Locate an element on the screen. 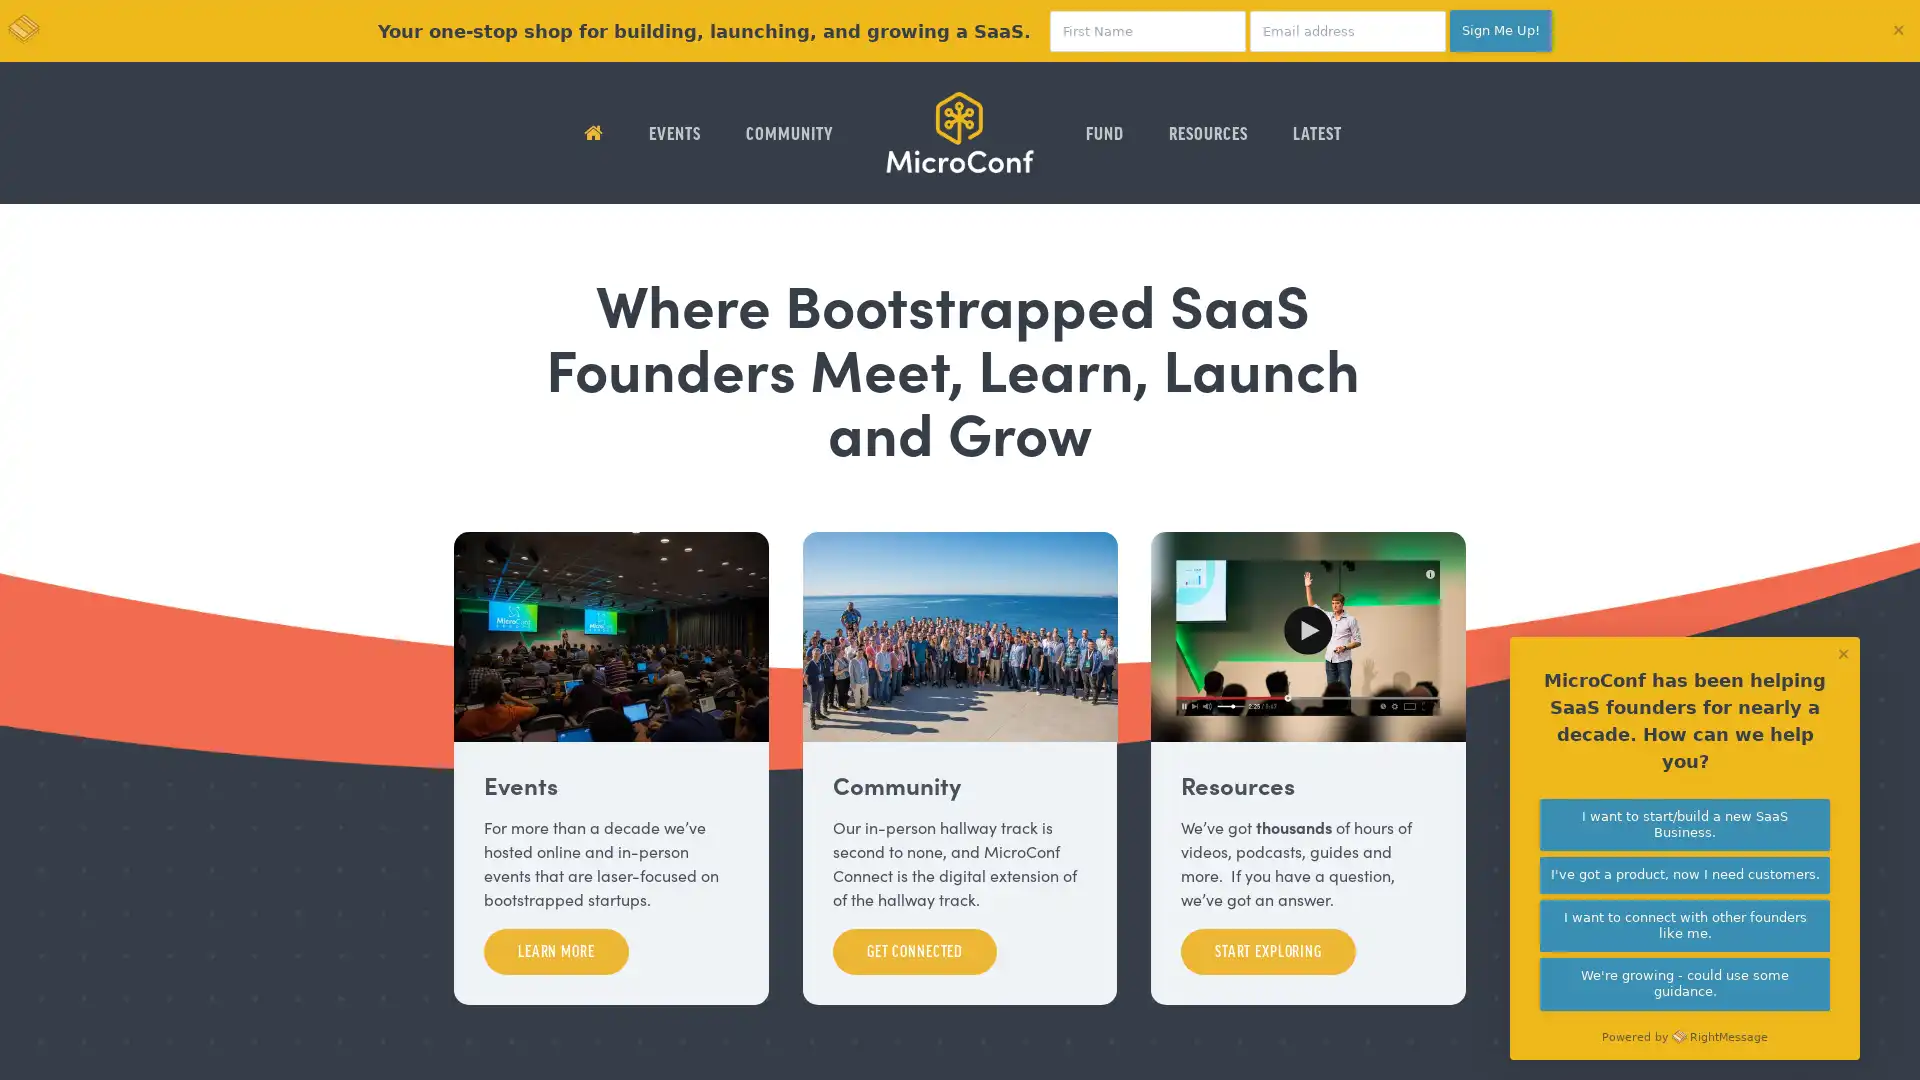  Sign Me Up! is located at coordinates (1501, 30).